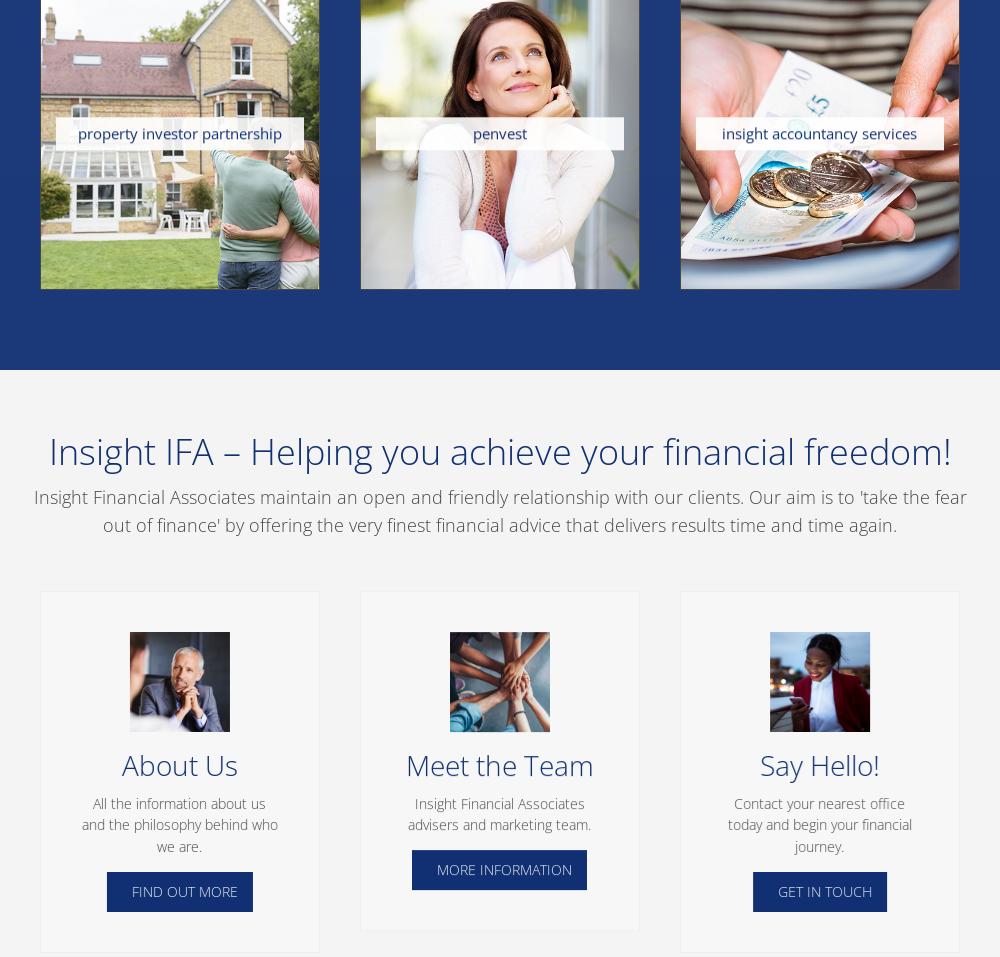 The width and height of the screenshot is (1000, 957). Describe the element at coordinates (179, 145) in the screenshot. I see `'We are specialists in securing high yield property investment opportunities that will generate surplus income and achieve long term capital growth.  We introduce investors to Solicitors and Mortgage Brokers who specialise in investor property purchase. Our clients are supported every step of the way, from reservation through to securing the first tenant.'` at that location.